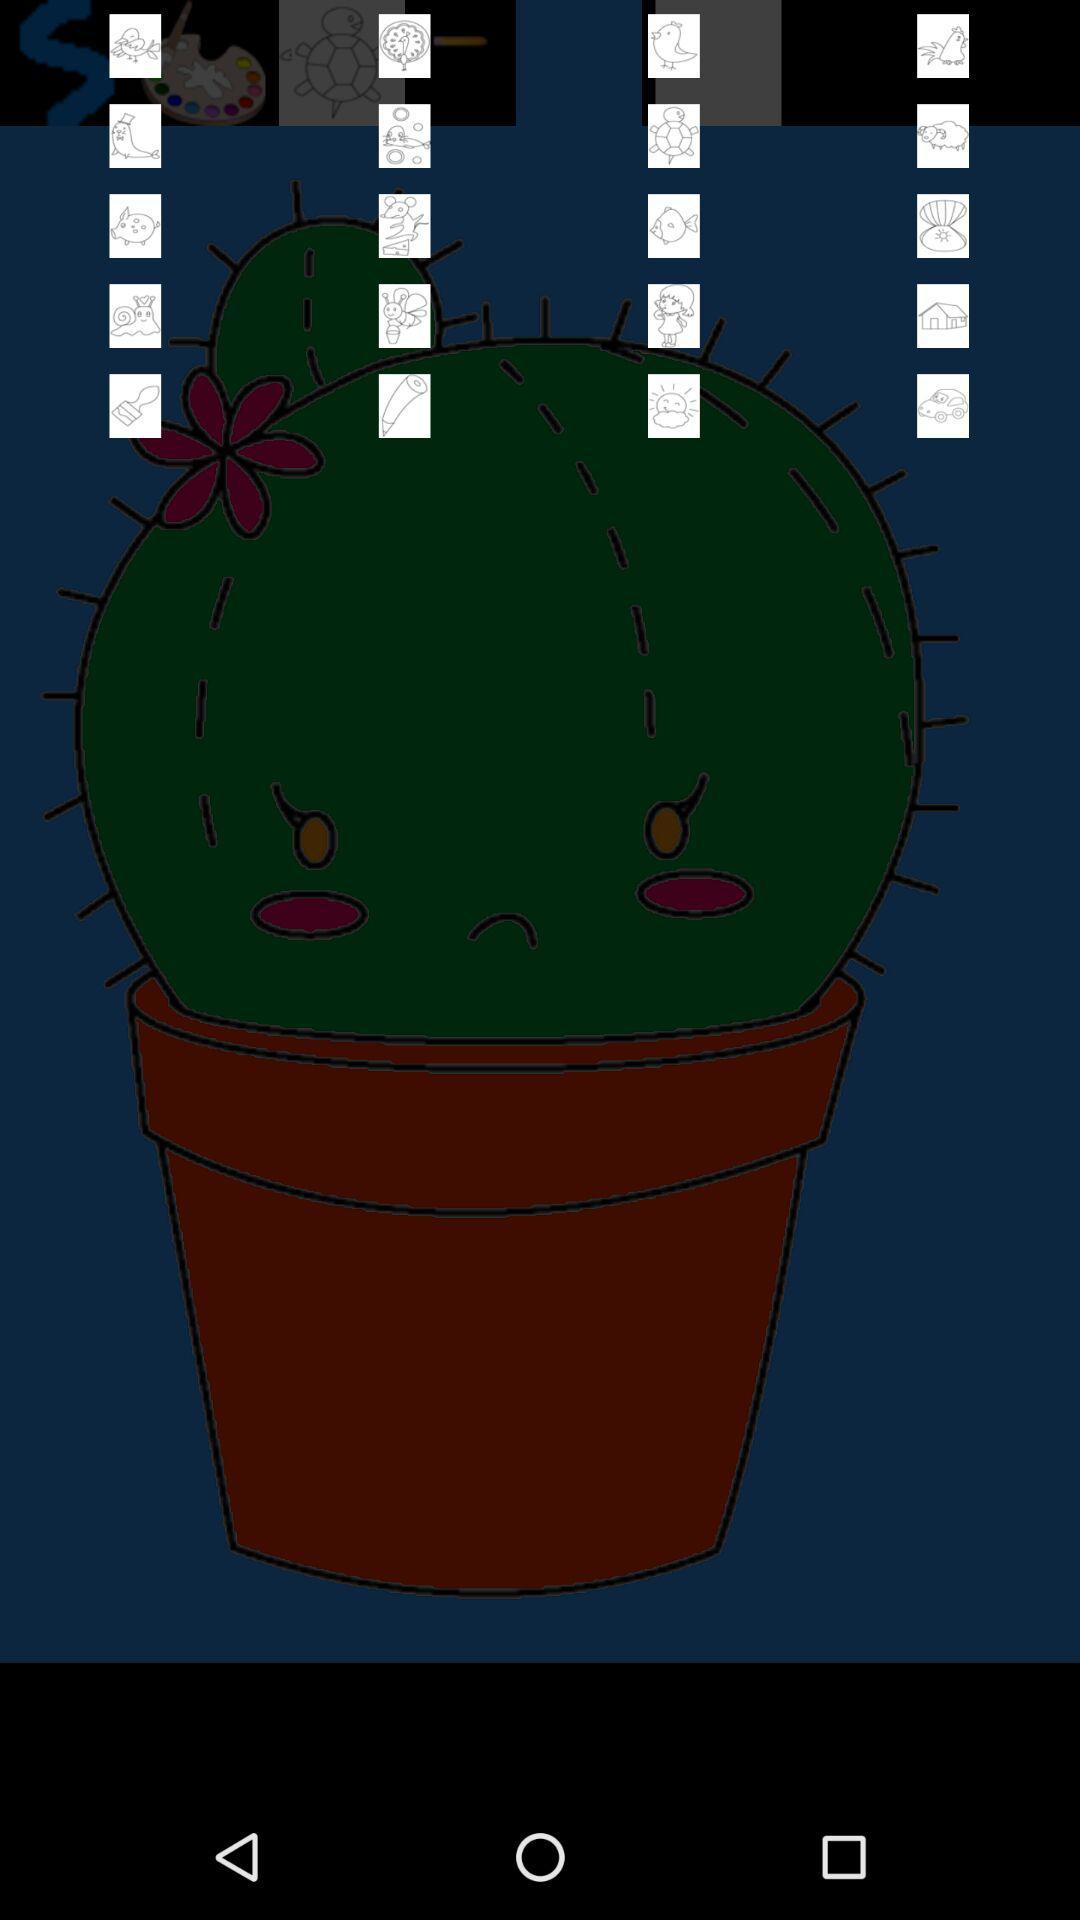 The height and width of the screenshot is (1920, 1080). I want to click on stamp, so click(943, 135).